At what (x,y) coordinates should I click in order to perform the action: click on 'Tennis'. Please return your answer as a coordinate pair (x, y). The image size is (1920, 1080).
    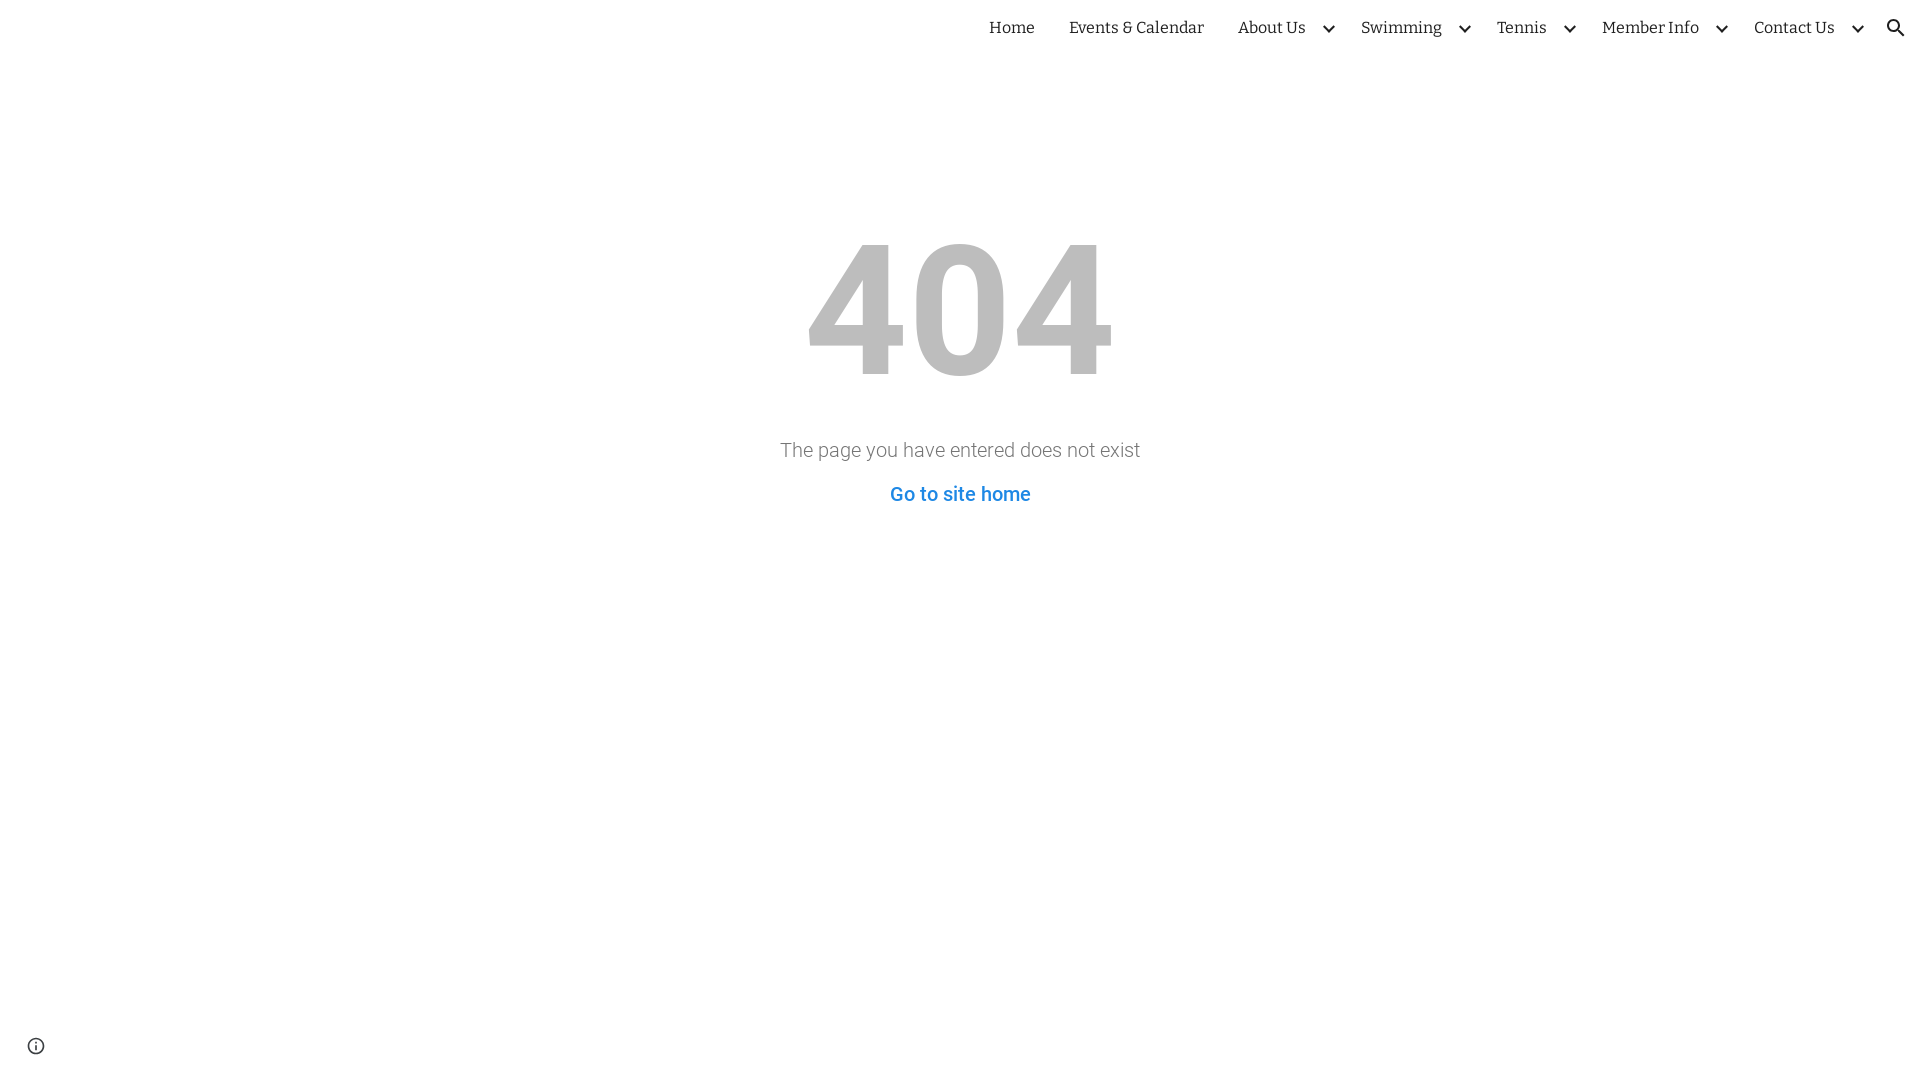
    Looking at the image, I should click on (1520, 27).